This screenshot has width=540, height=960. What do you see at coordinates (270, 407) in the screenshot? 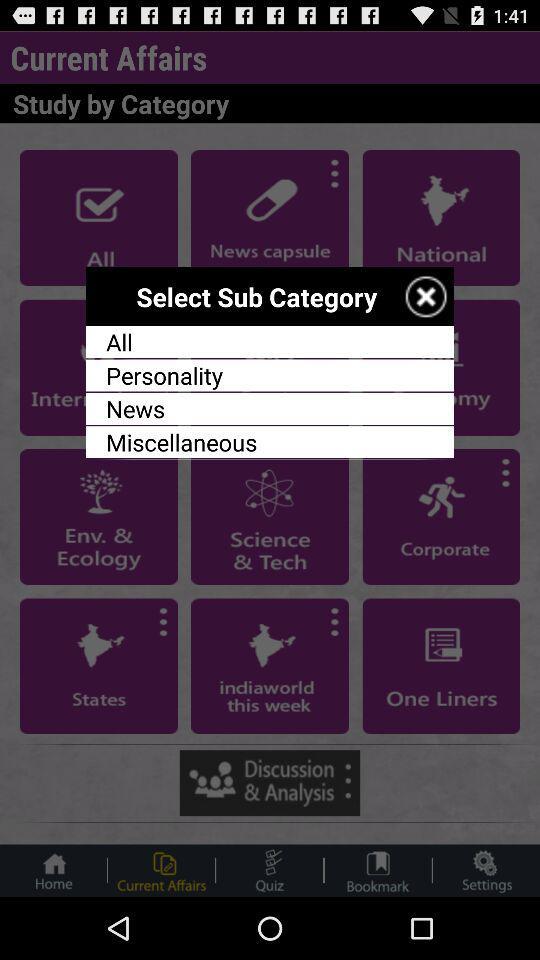
I see `item below personality app` at bounding box center [270, 407].